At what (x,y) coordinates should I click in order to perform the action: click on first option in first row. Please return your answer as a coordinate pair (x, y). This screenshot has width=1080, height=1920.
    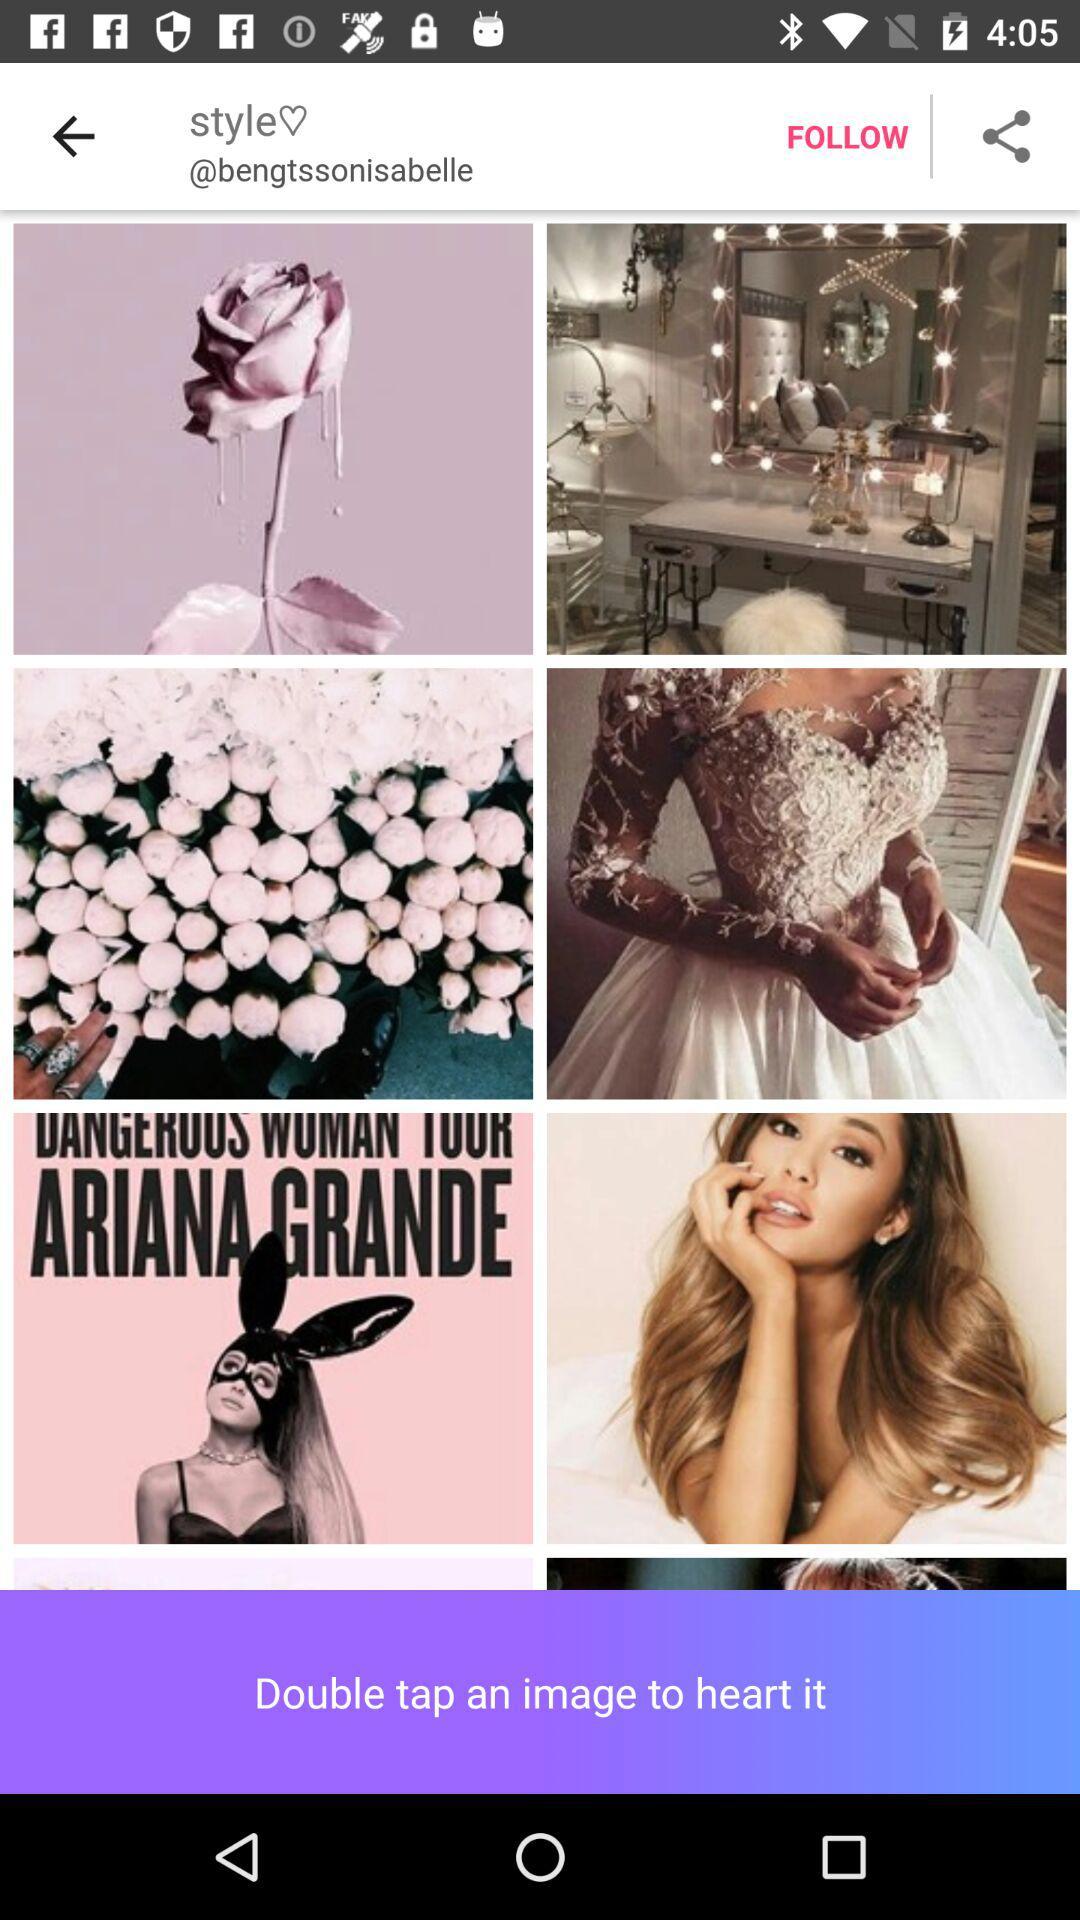
    Looking at the image, I should click on (273, 438).